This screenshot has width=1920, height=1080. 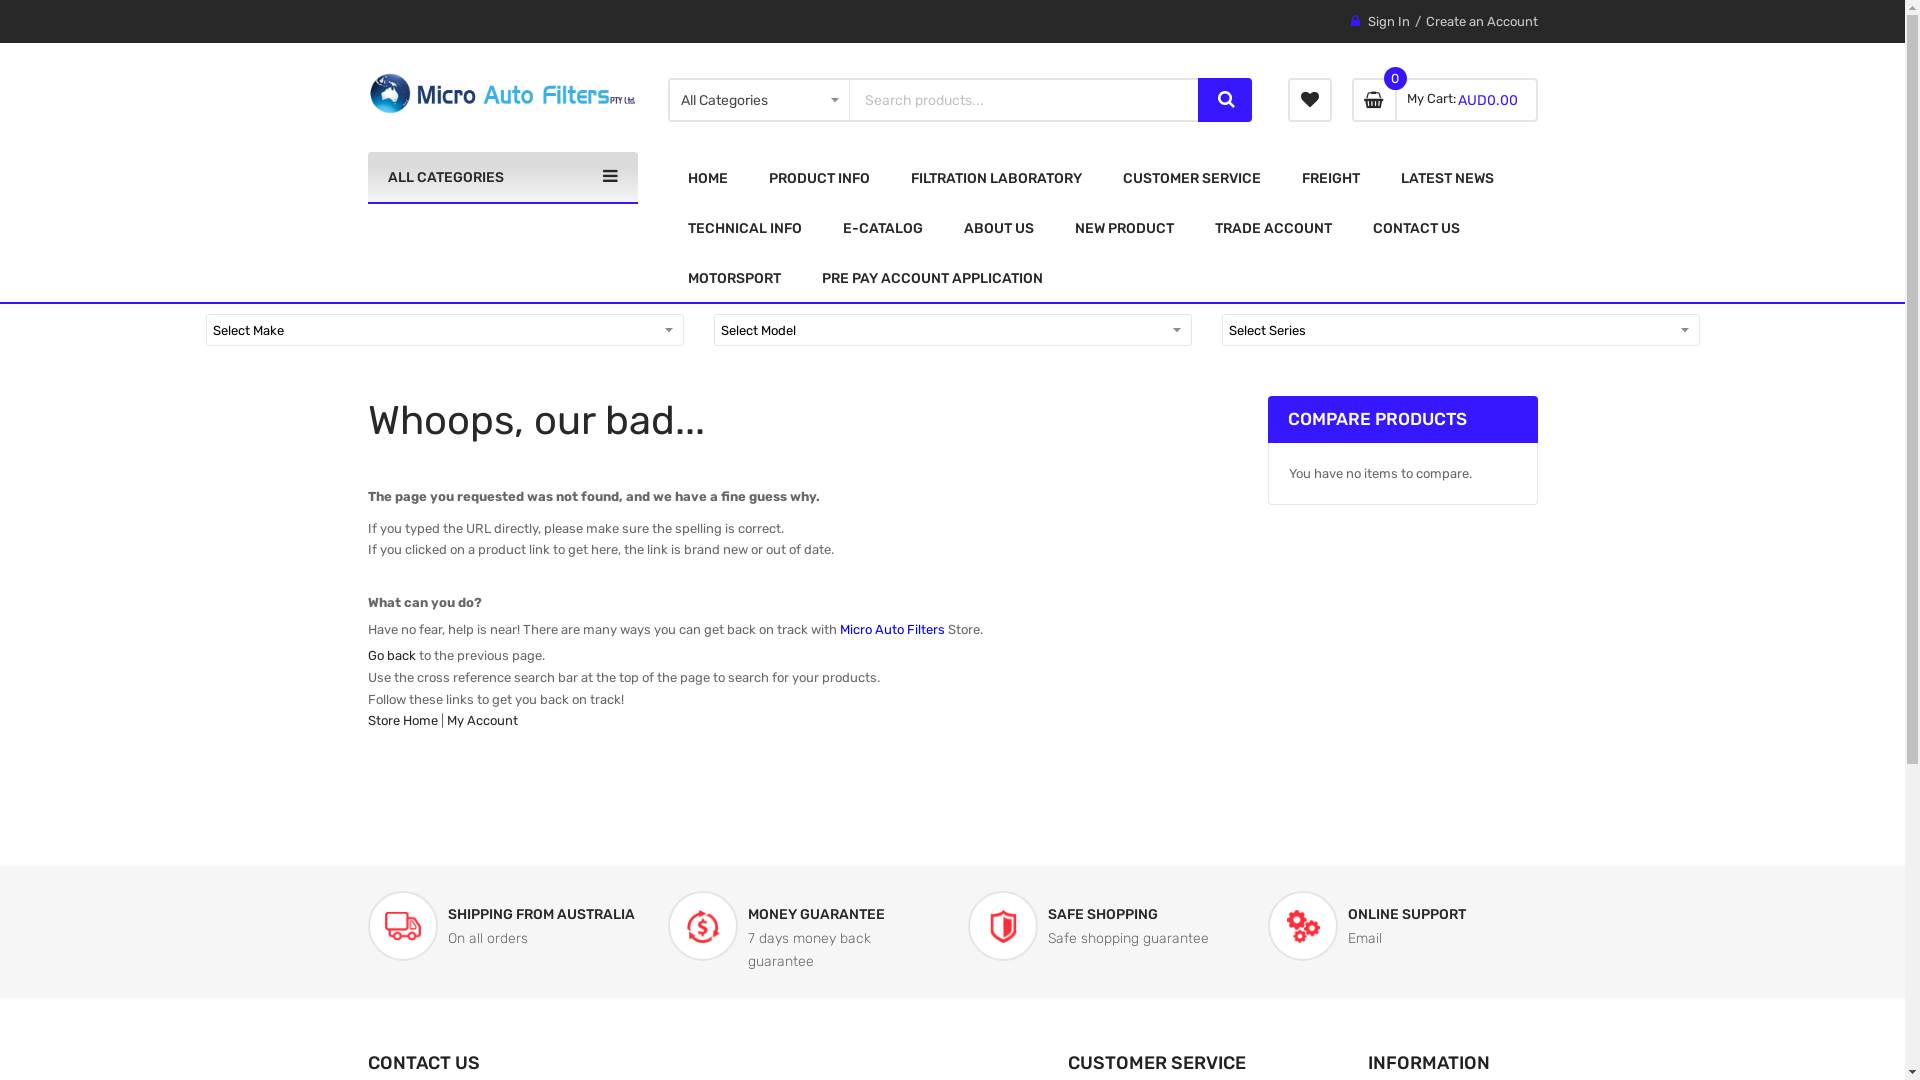 I want to click on 'Micro Auto Filters', so click(x=503, y=93).